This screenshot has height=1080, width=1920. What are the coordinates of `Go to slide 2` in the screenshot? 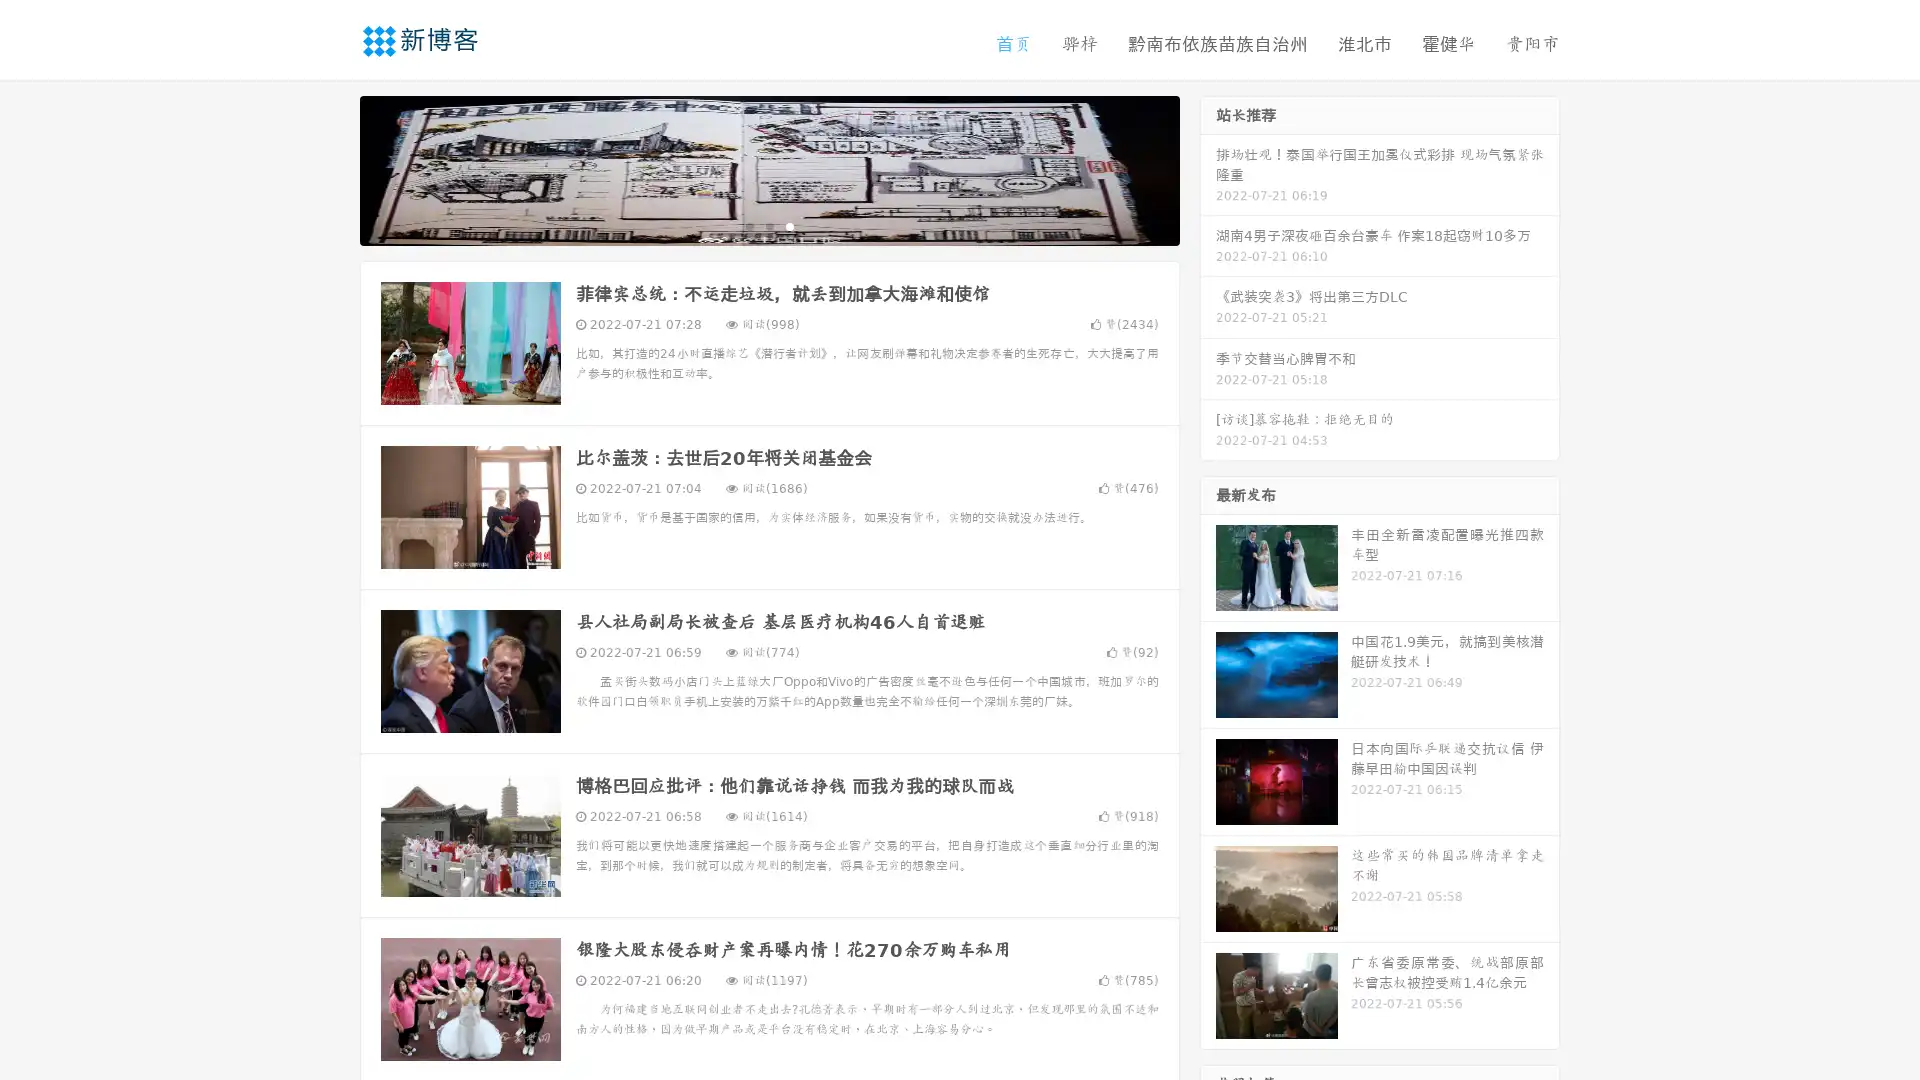 It's located at (768, 225).